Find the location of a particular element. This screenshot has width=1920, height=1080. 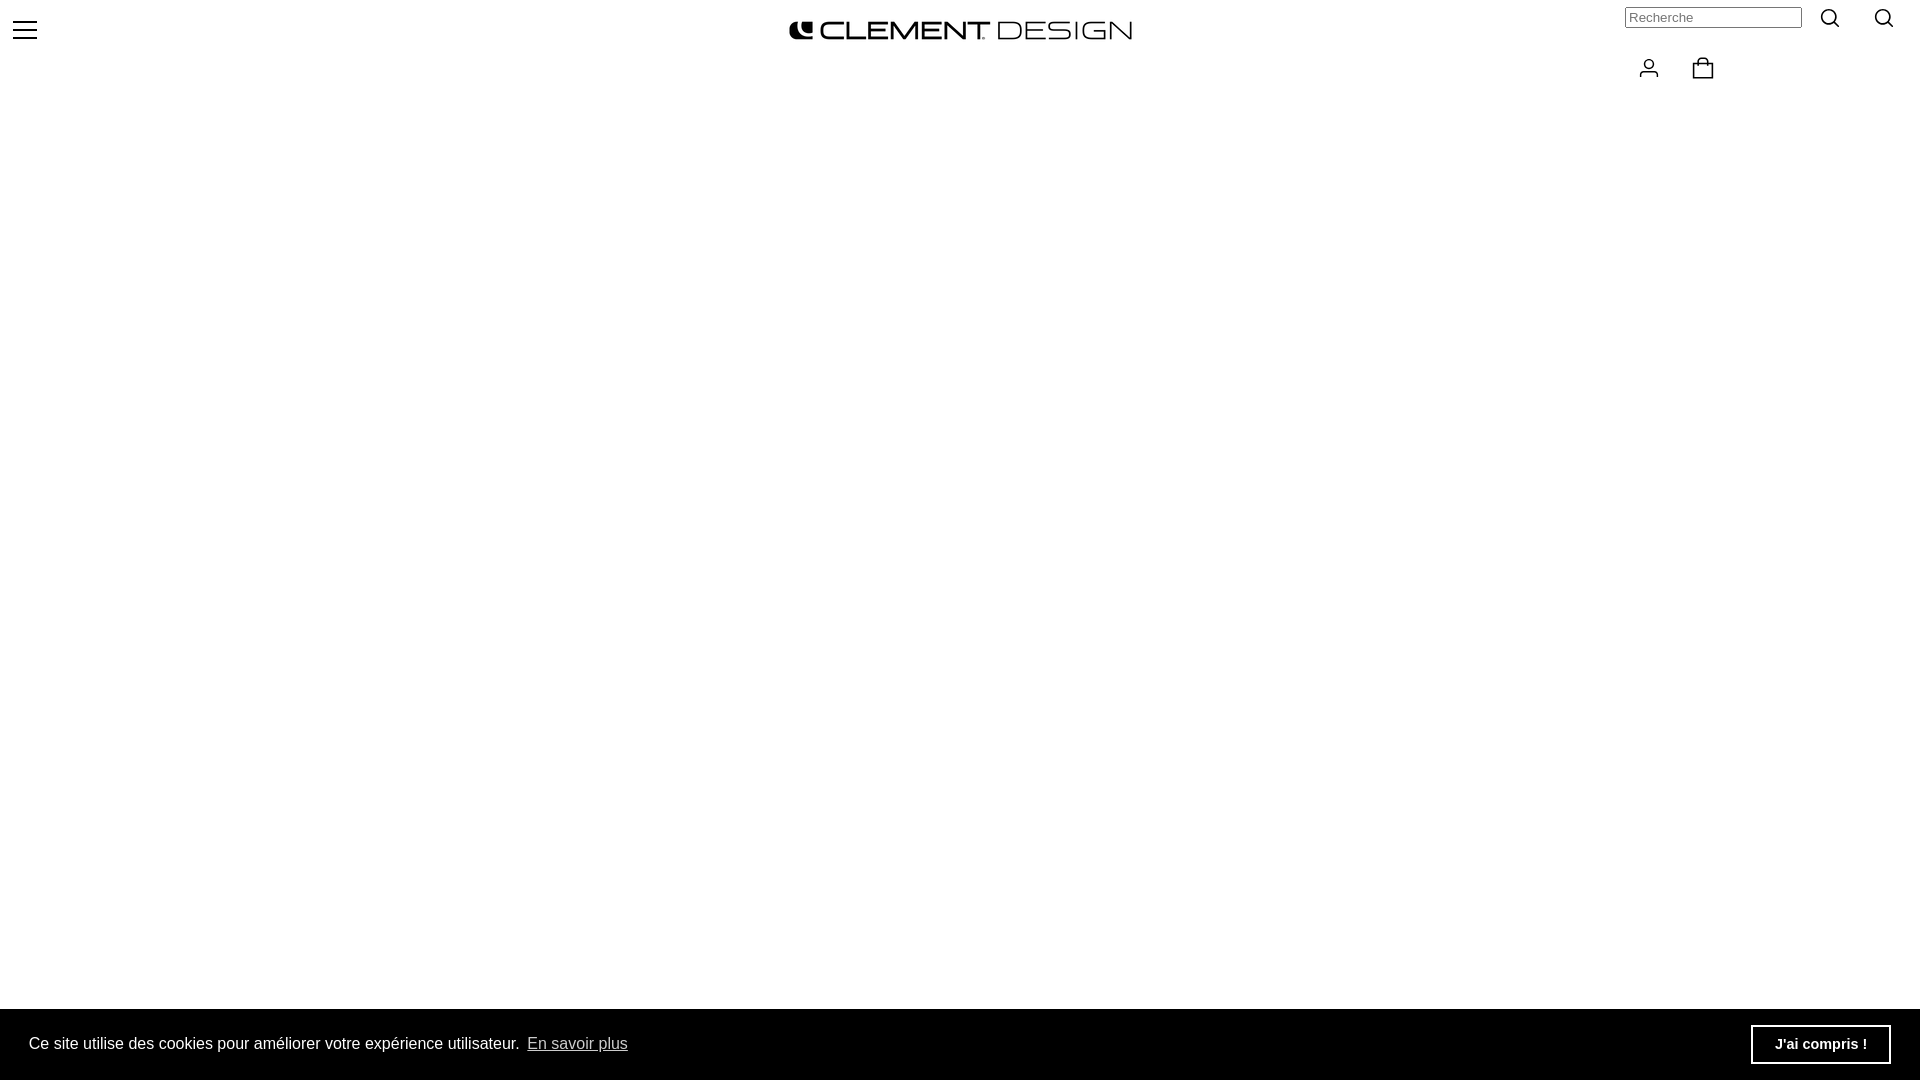

'VOIR LE PANIER' is located at coordinates (1703, 67).